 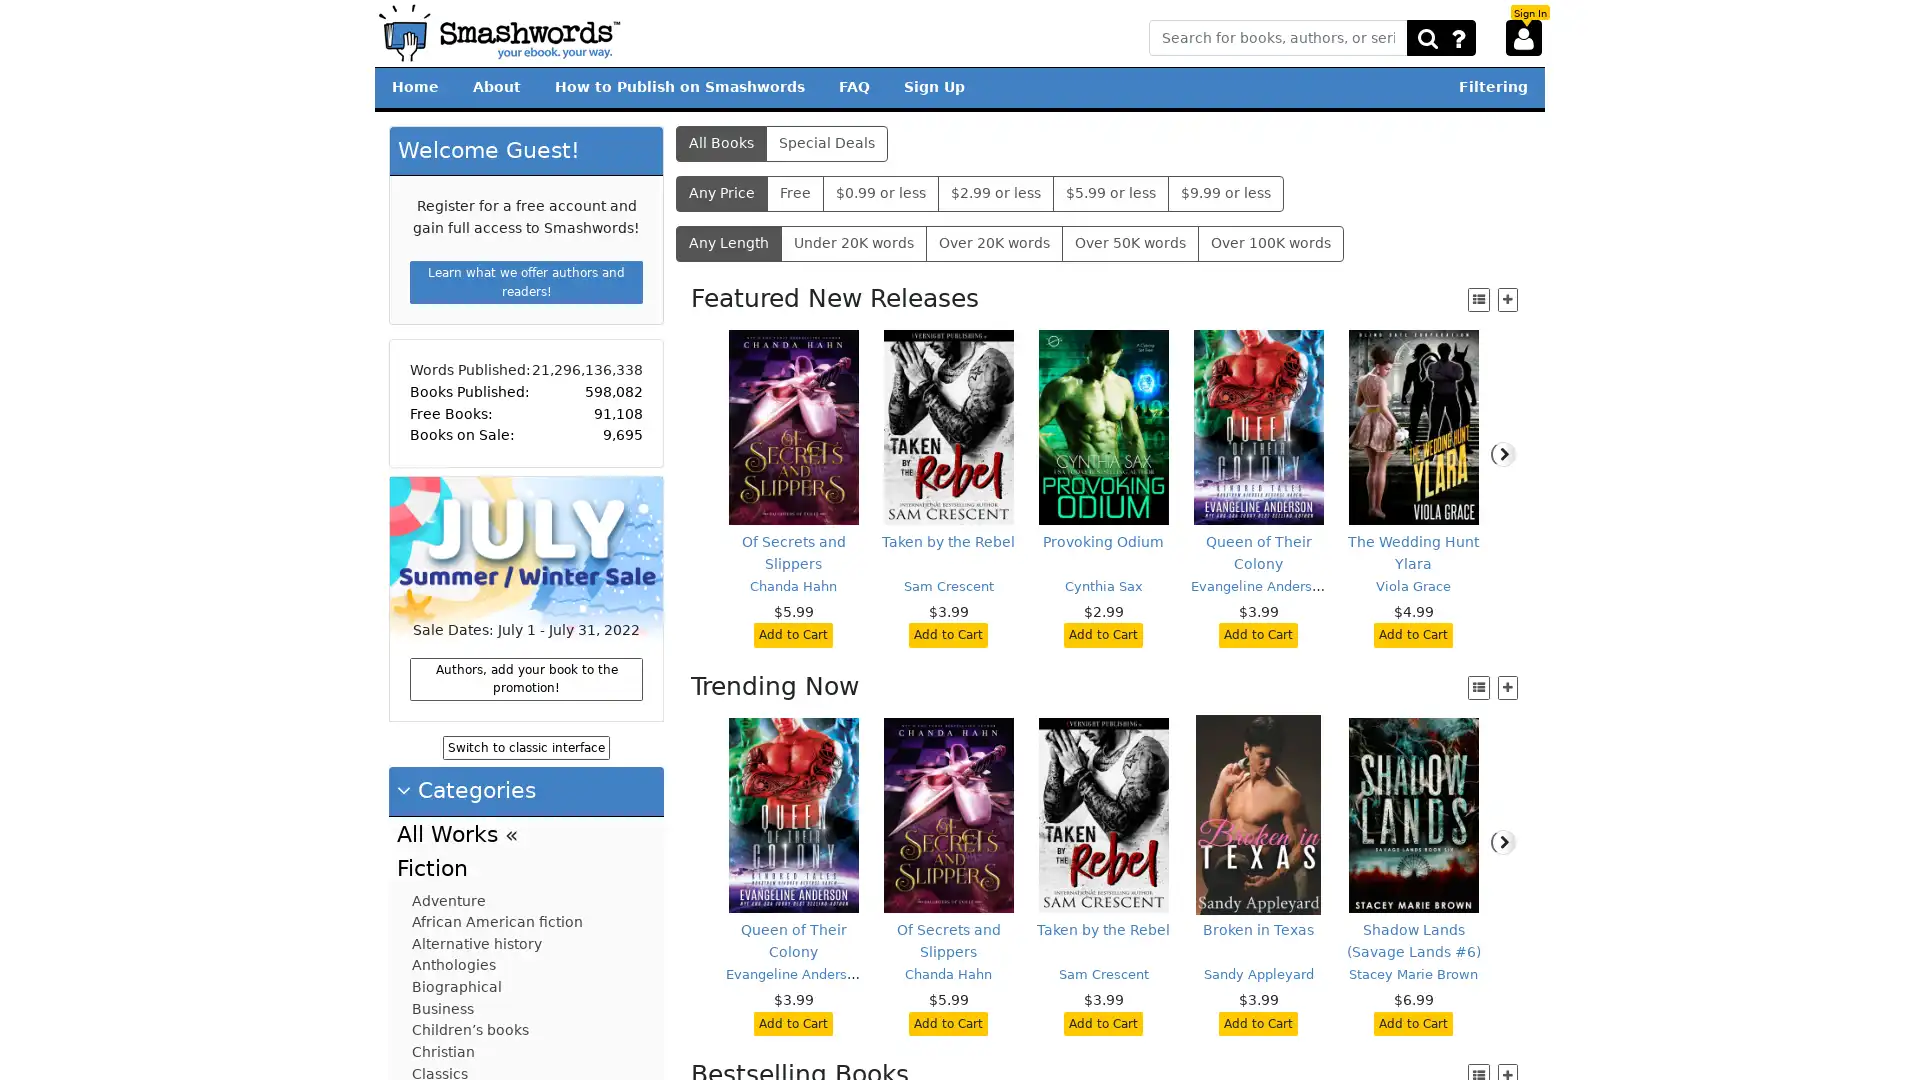 What do you see at coordinates (465, 789) in the screenshot?
I see `Categories` at bounding box center [465, 789].